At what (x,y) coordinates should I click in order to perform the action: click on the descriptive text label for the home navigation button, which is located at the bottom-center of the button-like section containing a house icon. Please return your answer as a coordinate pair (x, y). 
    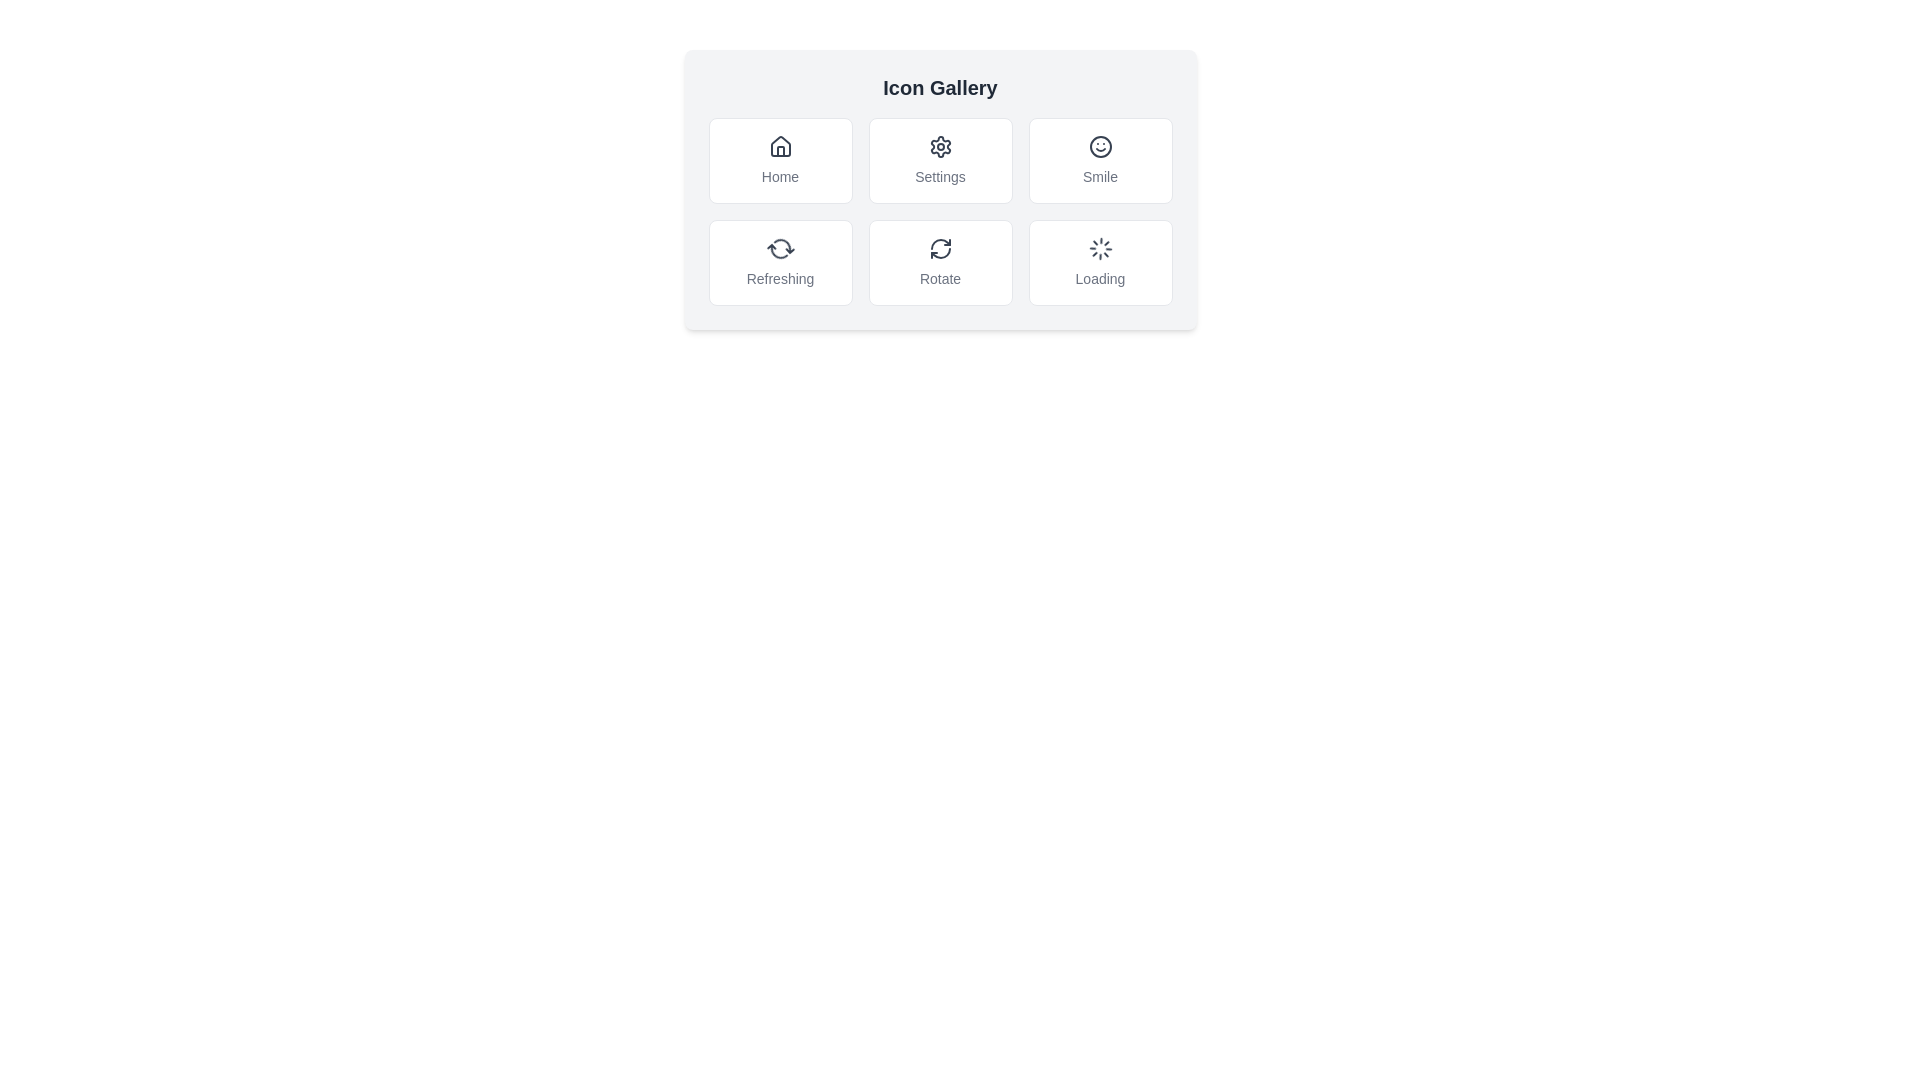
    Looking at the image, I should click on (779, 176).